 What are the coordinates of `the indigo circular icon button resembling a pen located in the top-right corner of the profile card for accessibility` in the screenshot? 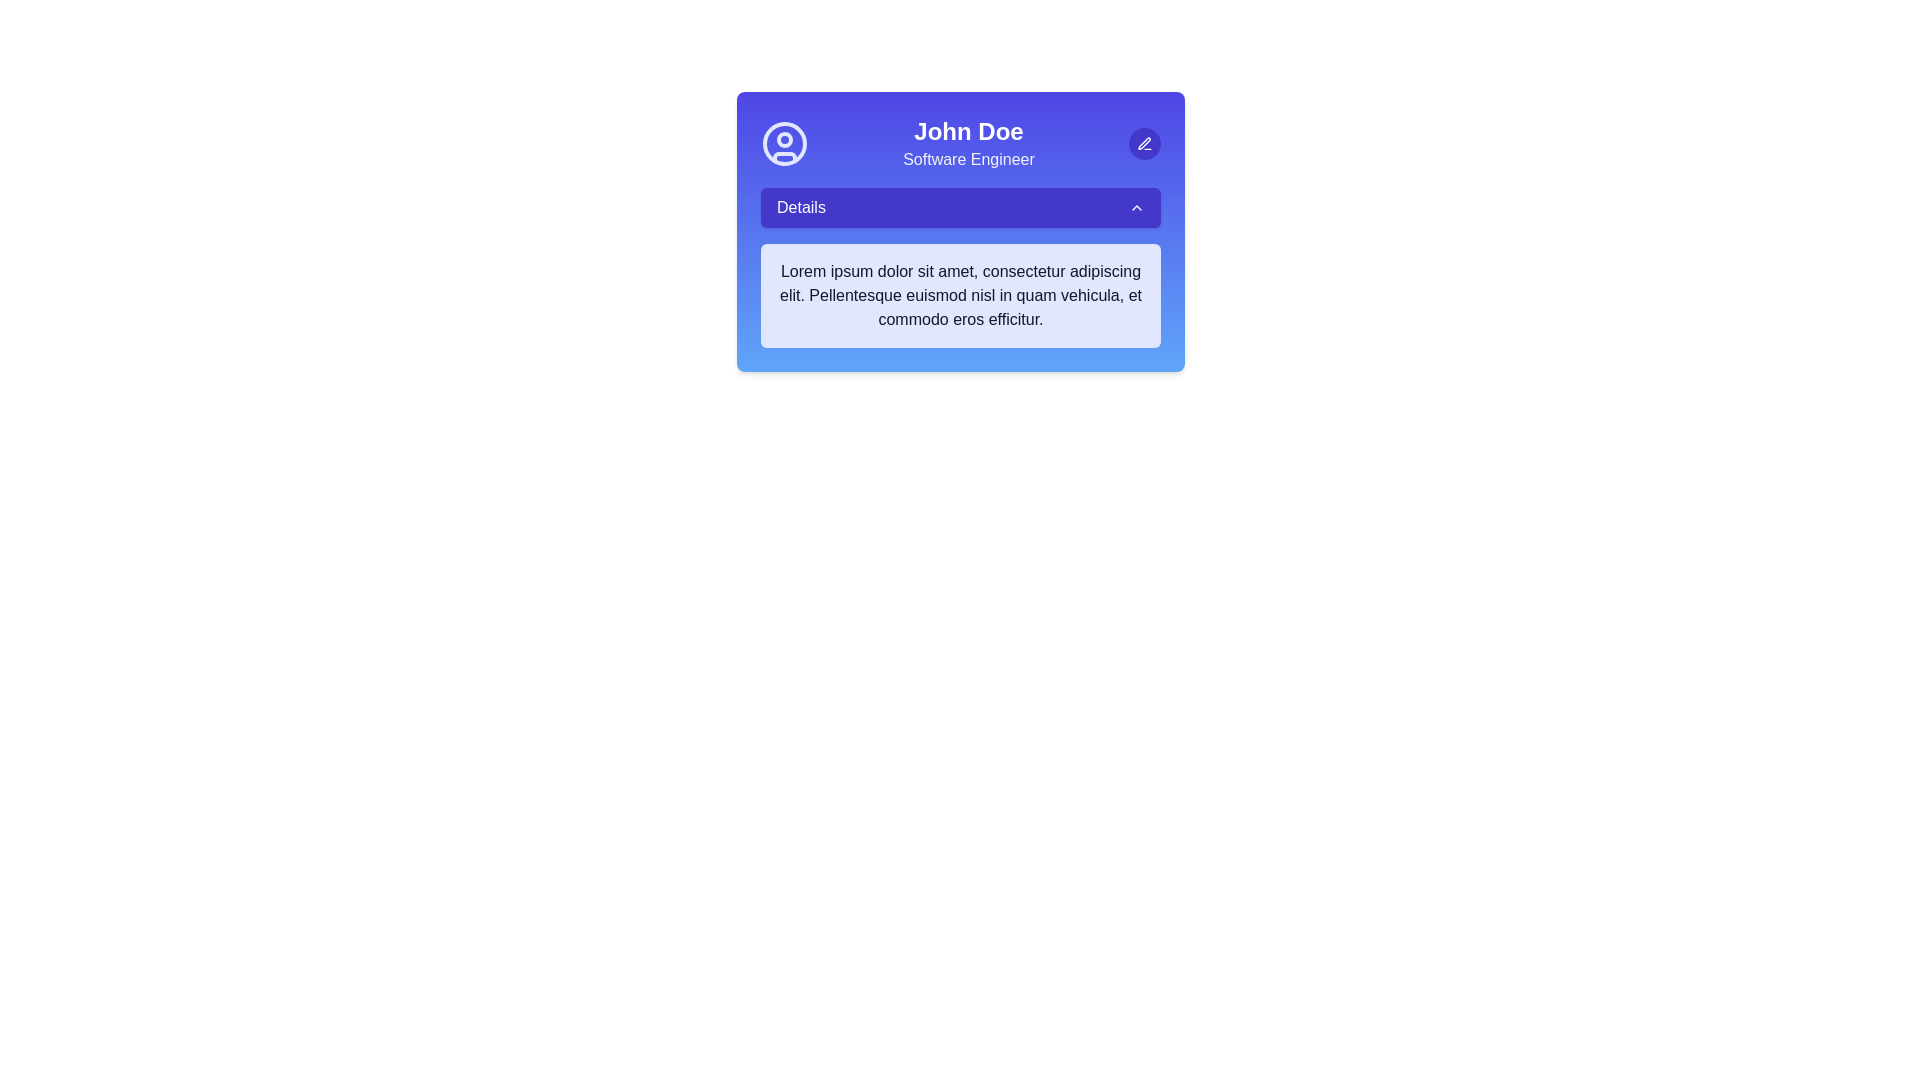 It's located at (1145, 142).